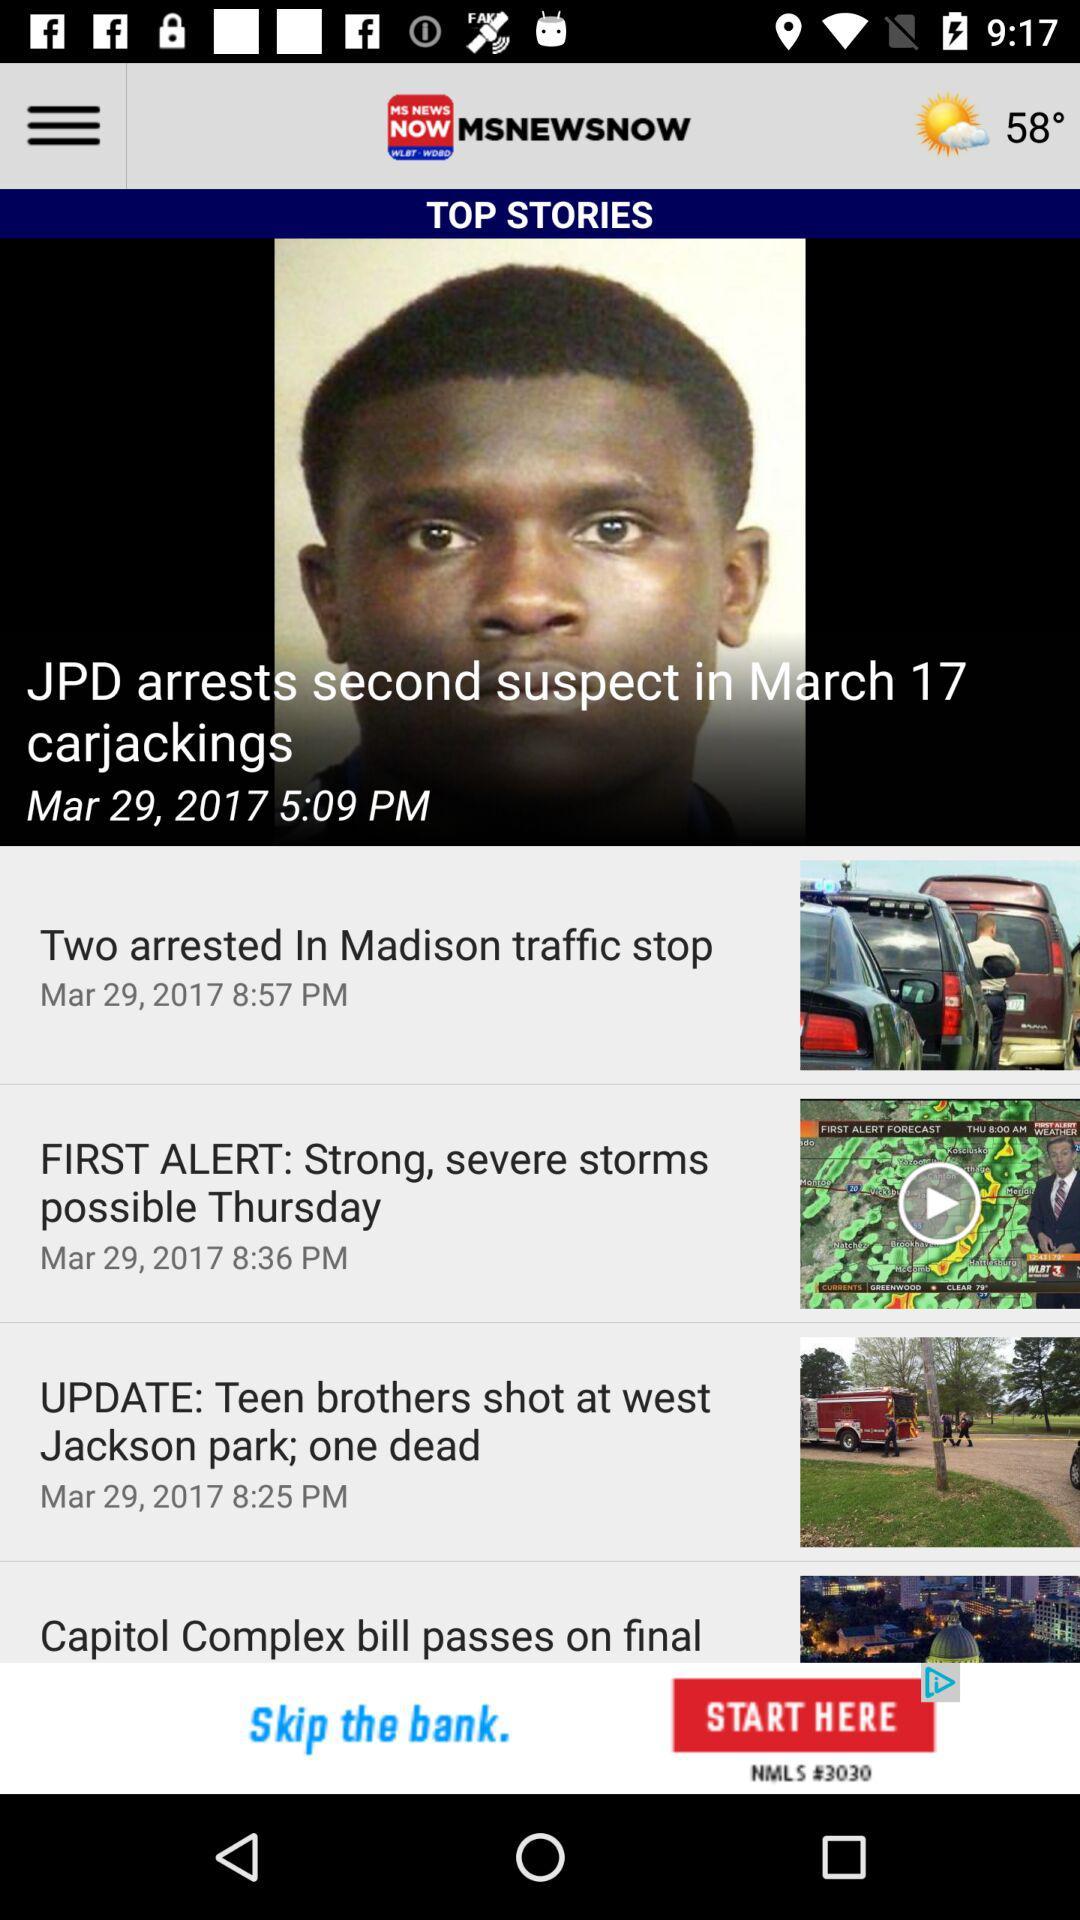  What do you see at coordinates (940, 1441) in the screenshot?
I see `the image which is on mar 29 2017 825 pm` at bounding box center [940, 1441].